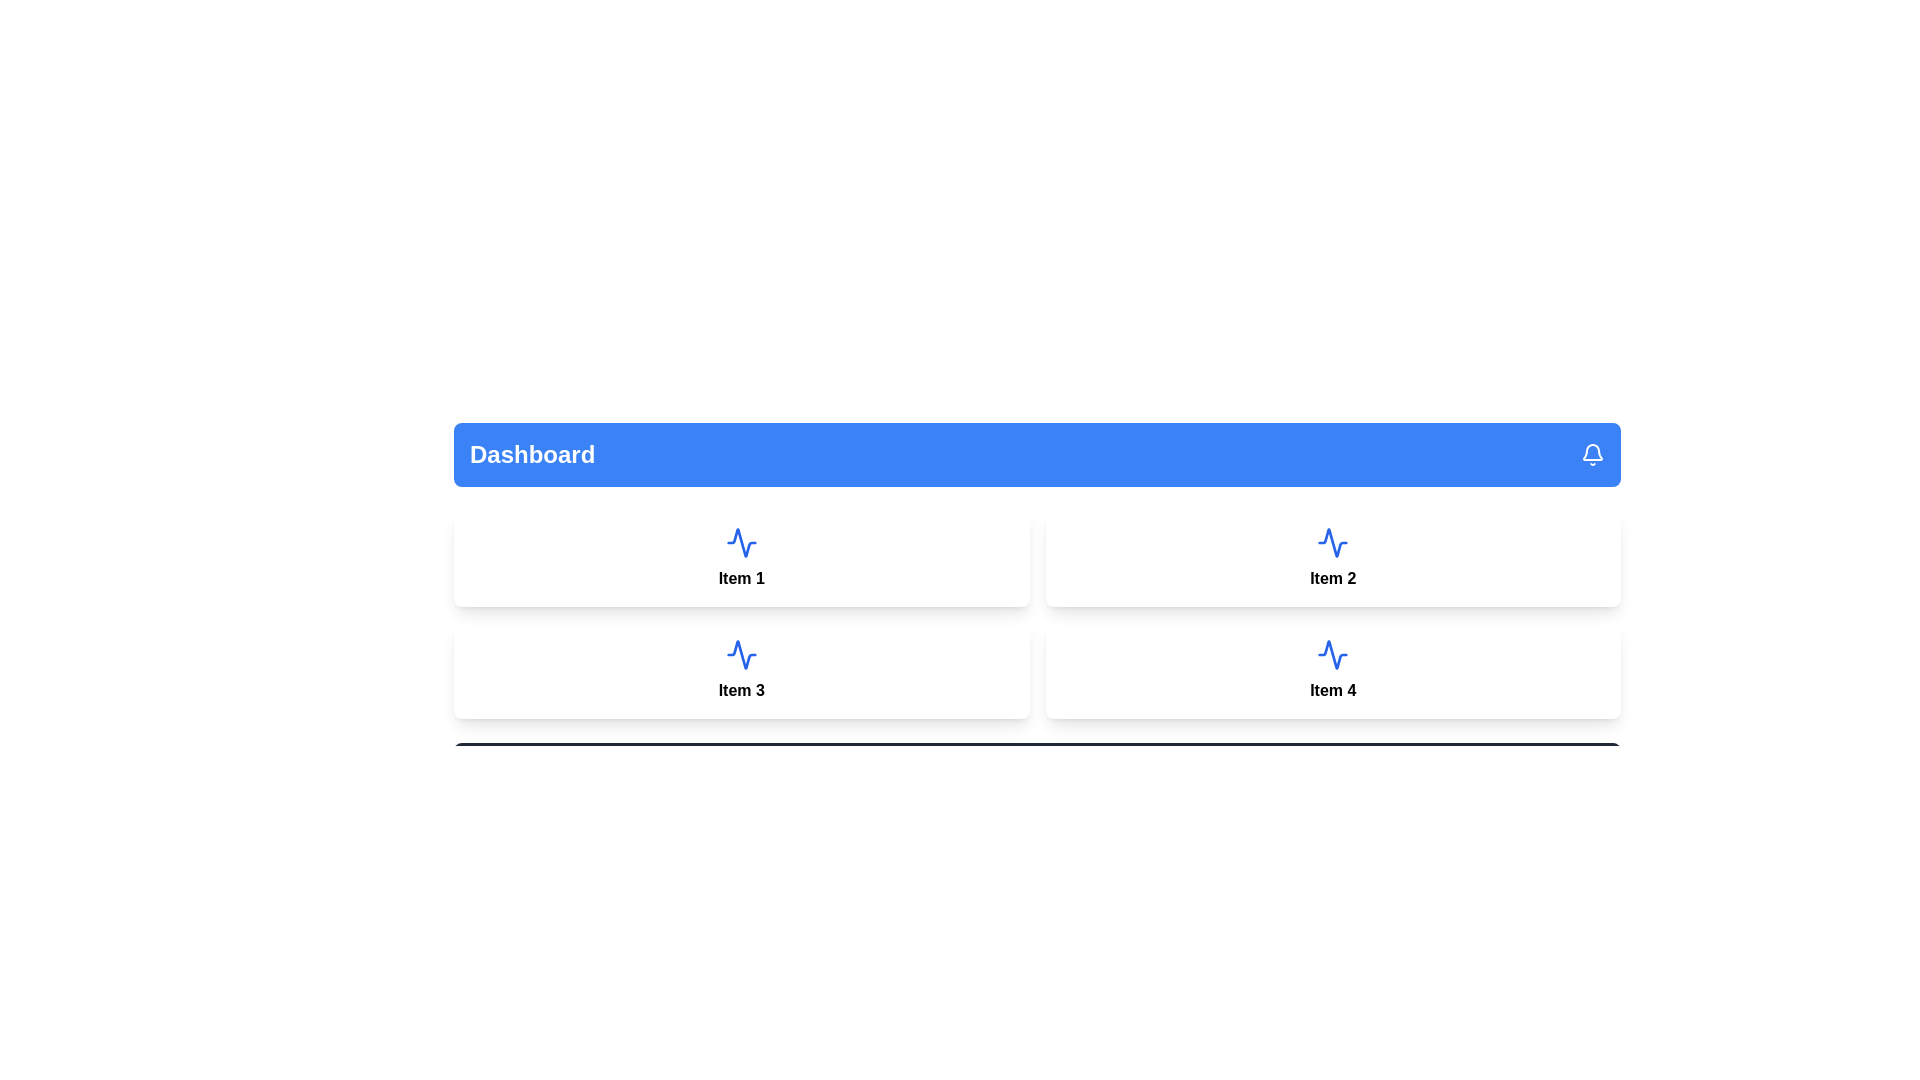  Describe the element at coordinates (740, 671) in the screenshot. I see `information presented in the third card labeled 'Item 3' located in the bottom-left position of the grid layout` at that location.